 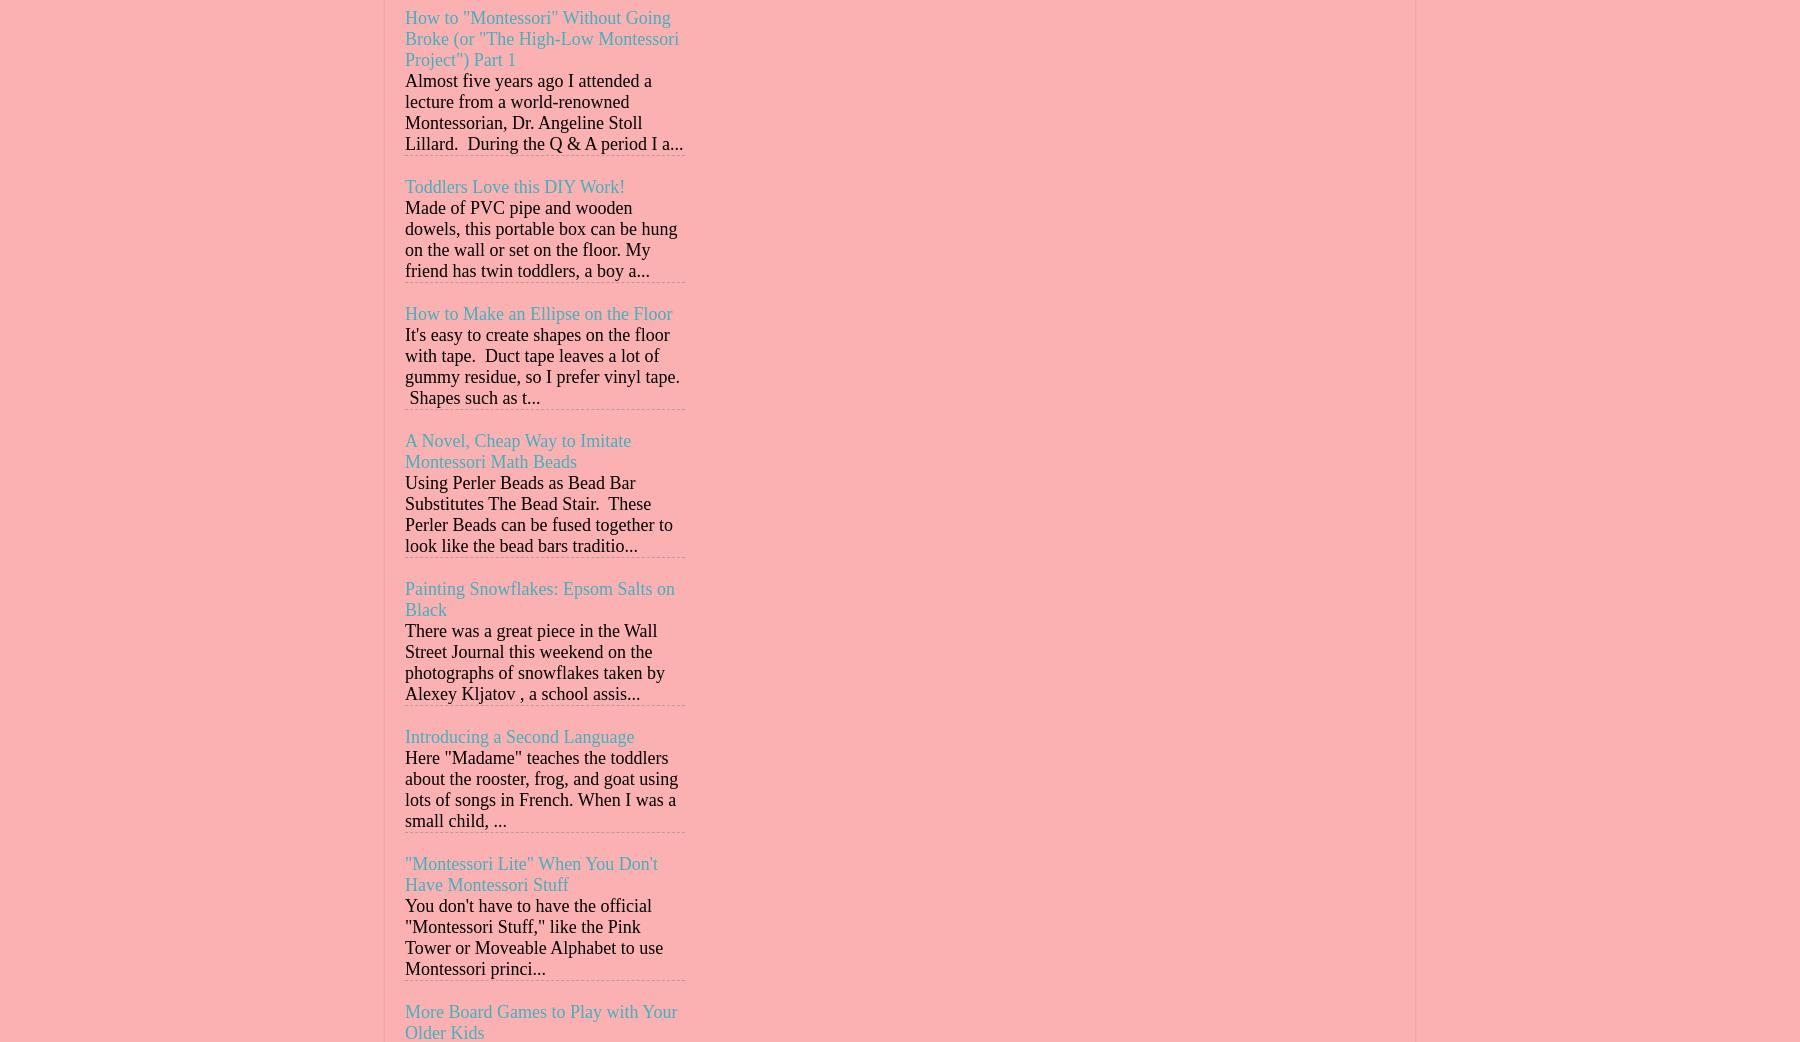 I want to click on 'Using Perler Beads as Bead Bar Substitutes    The Bead Stair.  These Perler Beads can be fused together to look like the bead bars traditio...', so click(x=537, y=514).